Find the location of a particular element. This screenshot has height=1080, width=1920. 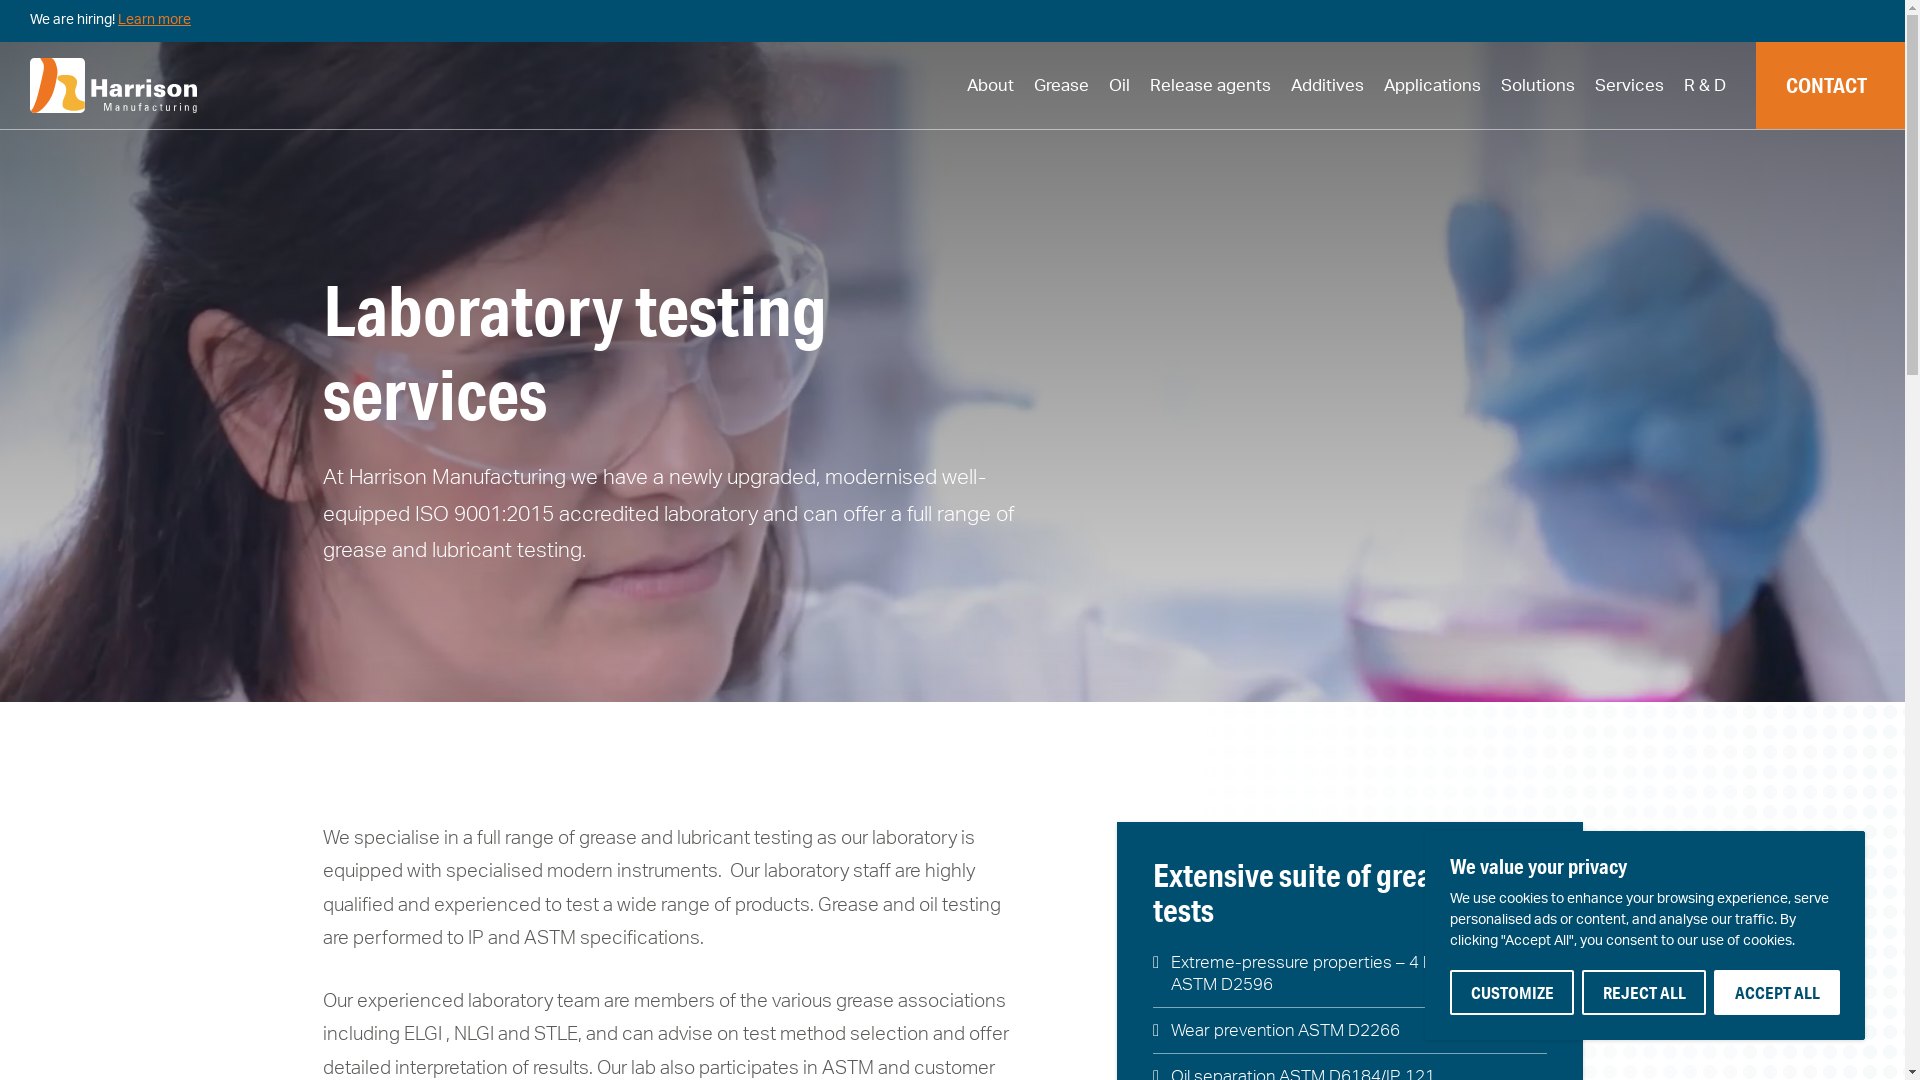

'Additives' is located at coordinates (1327, 84).